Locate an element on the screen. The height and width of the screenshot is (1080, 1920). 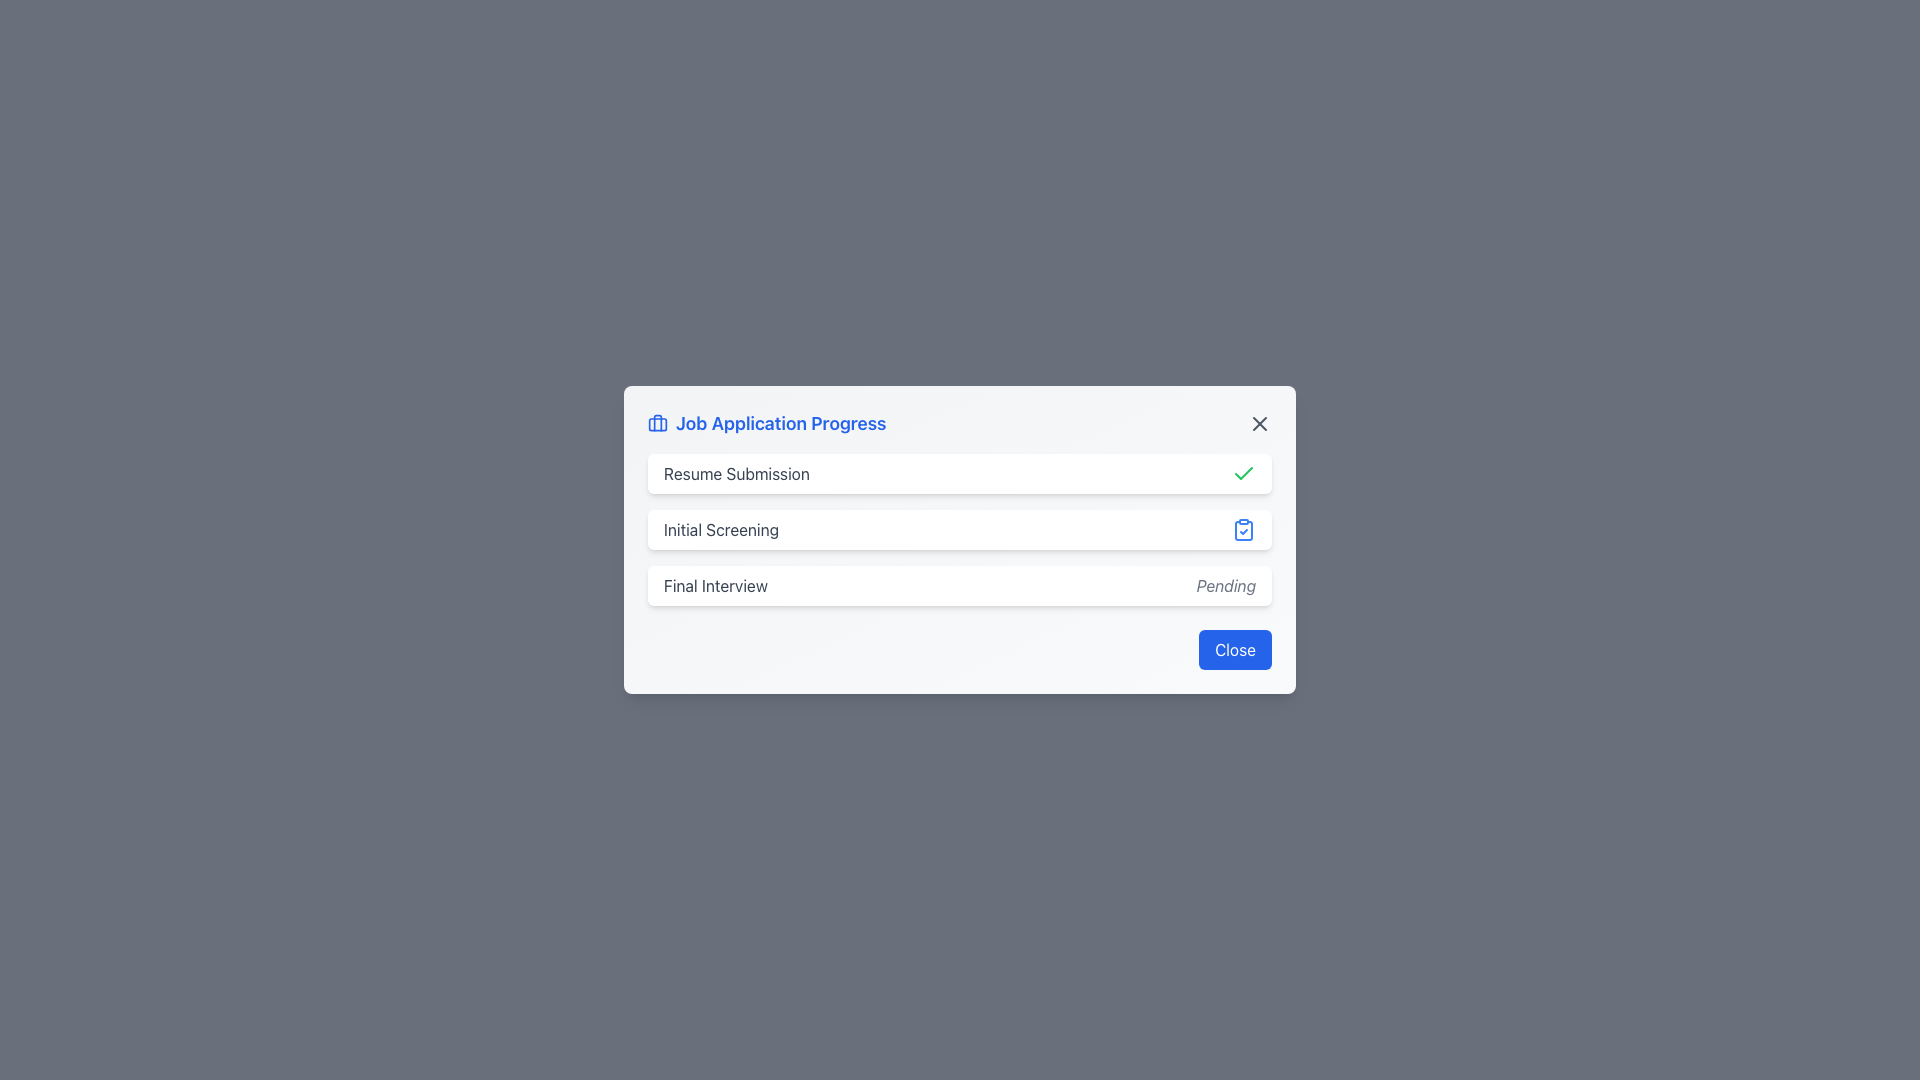
keyboard navigation is located at coordinates (1234, 650).